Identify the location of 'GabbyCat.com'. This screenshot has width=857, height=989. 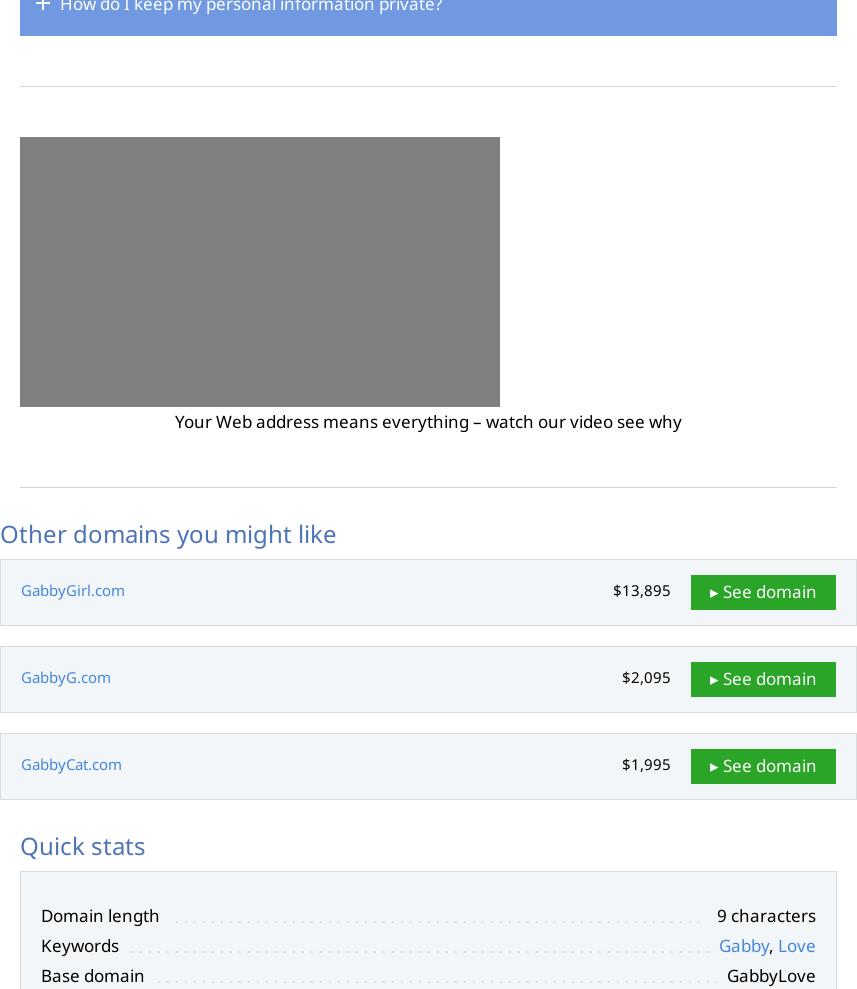
(70, 763).